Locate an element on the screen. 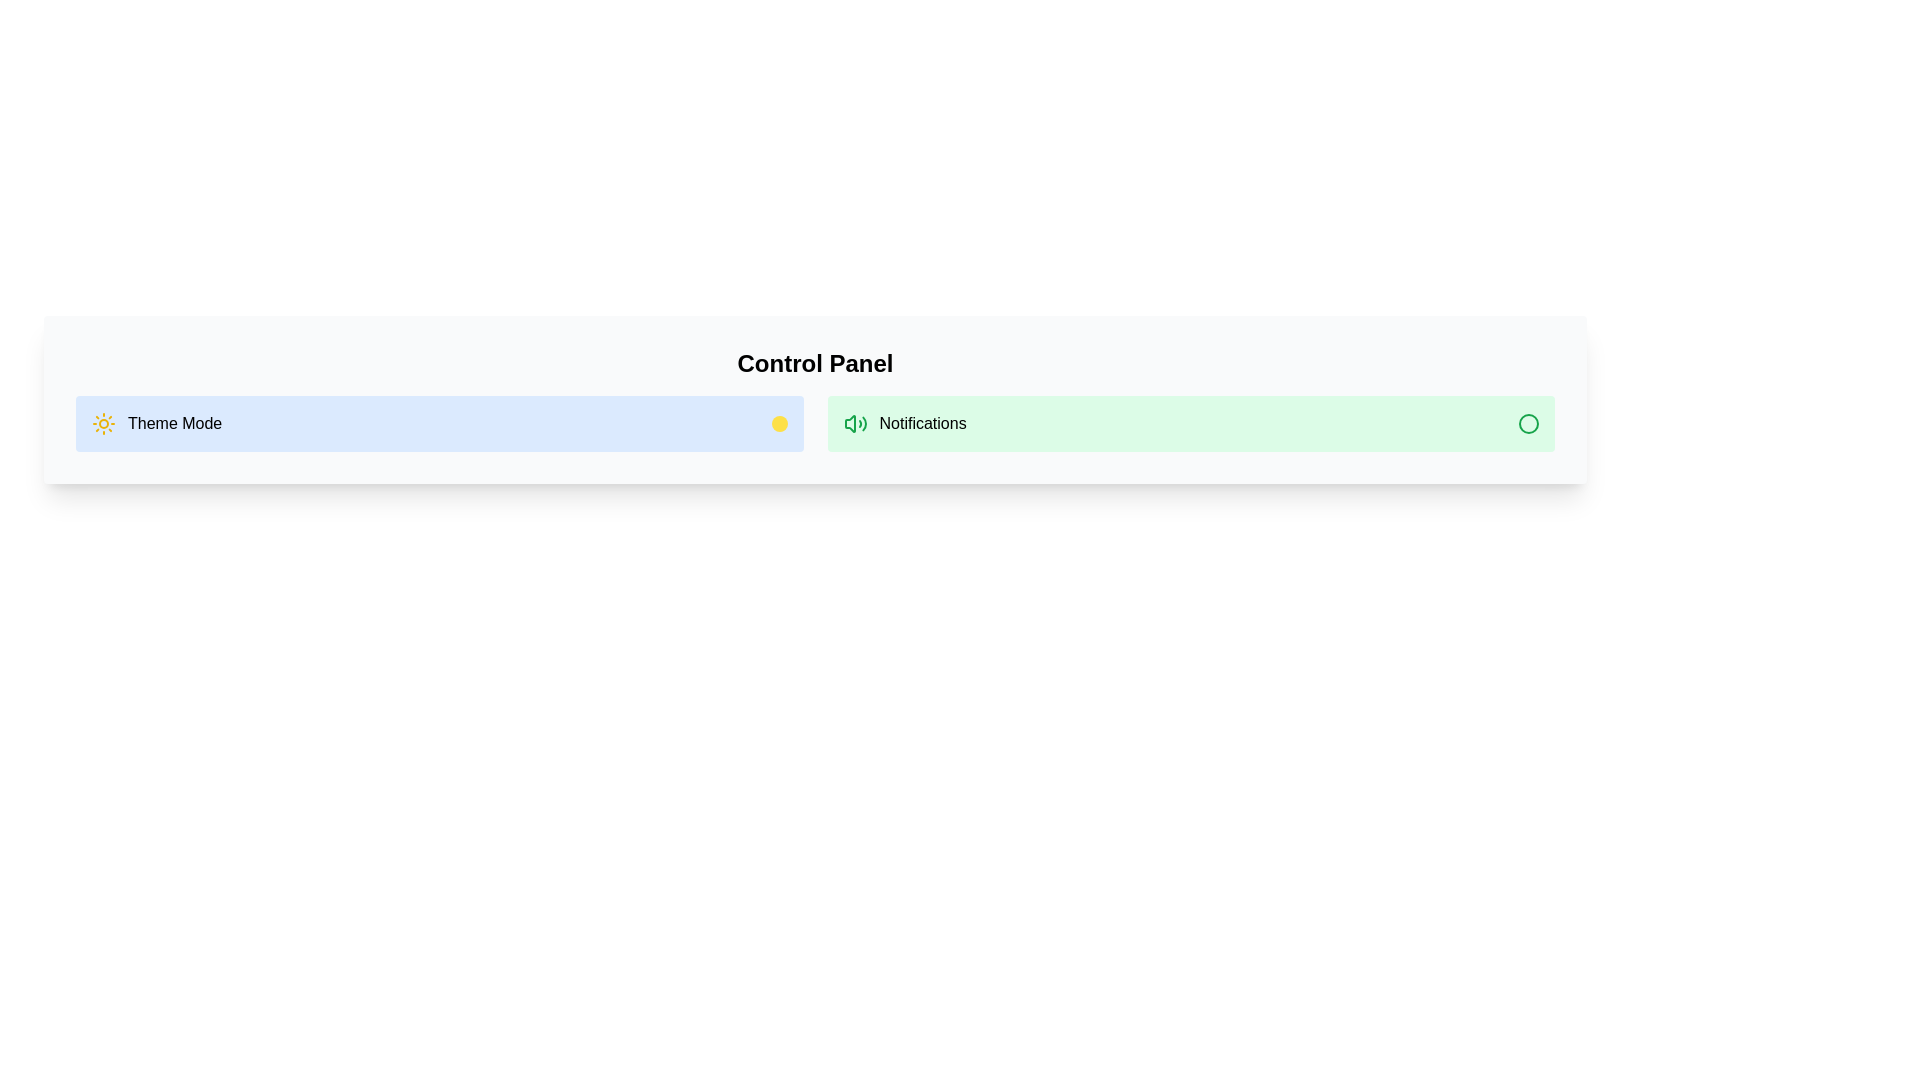 Image resolution: width=1920 pixels, height=1080 pixels. the sun icon representing the 'Theme Mode' functionality located in the left panel of the control bar is located at coordinates (103, 423).